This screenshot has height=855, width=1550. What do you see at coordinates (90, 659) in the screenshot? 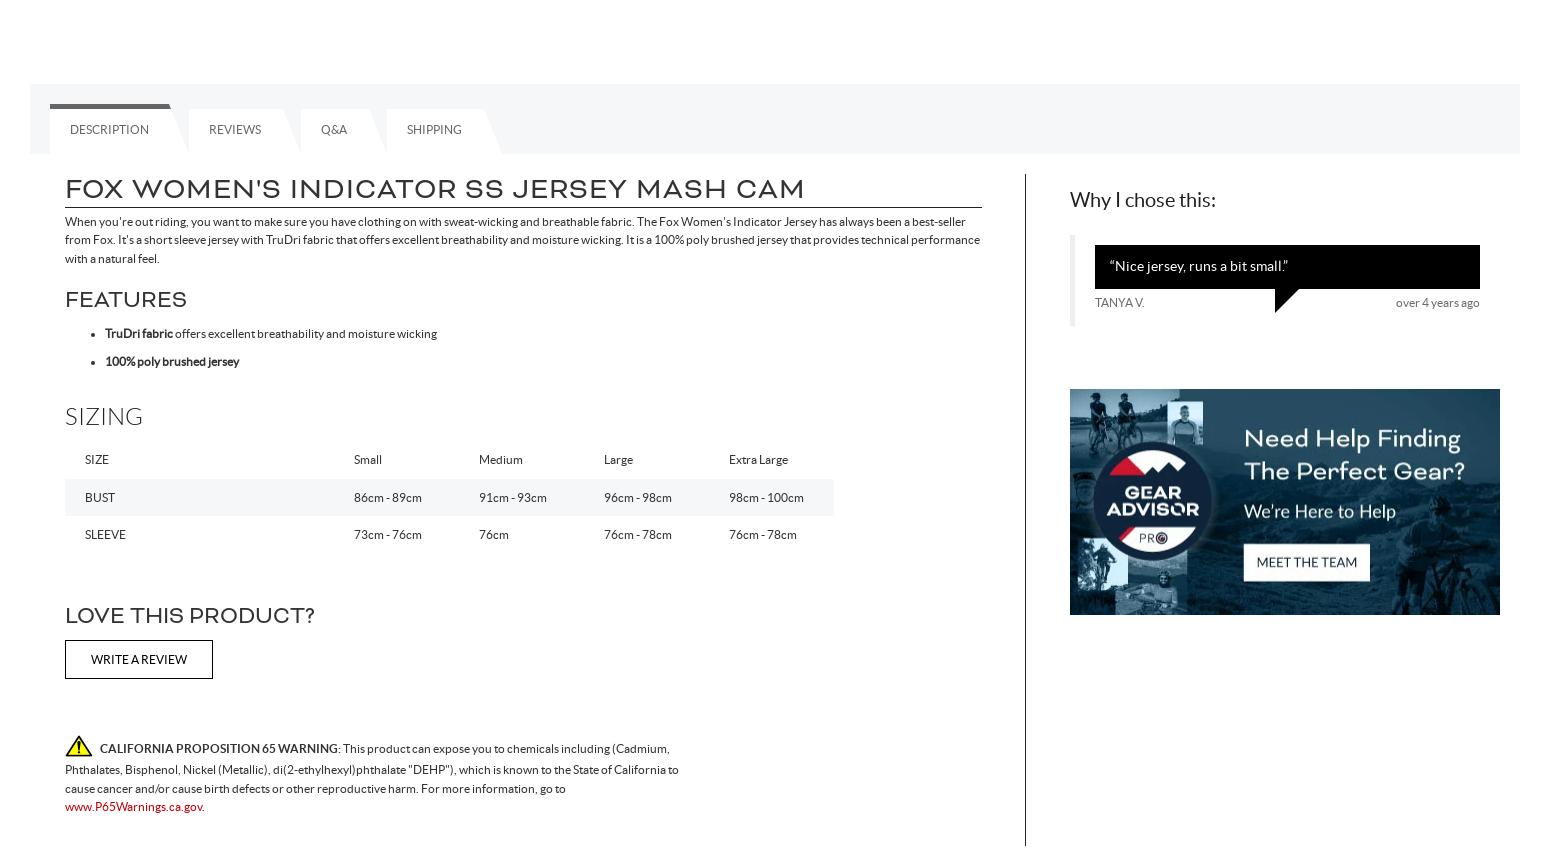
I see `'Write a review'` at bounding box center [90, 659].